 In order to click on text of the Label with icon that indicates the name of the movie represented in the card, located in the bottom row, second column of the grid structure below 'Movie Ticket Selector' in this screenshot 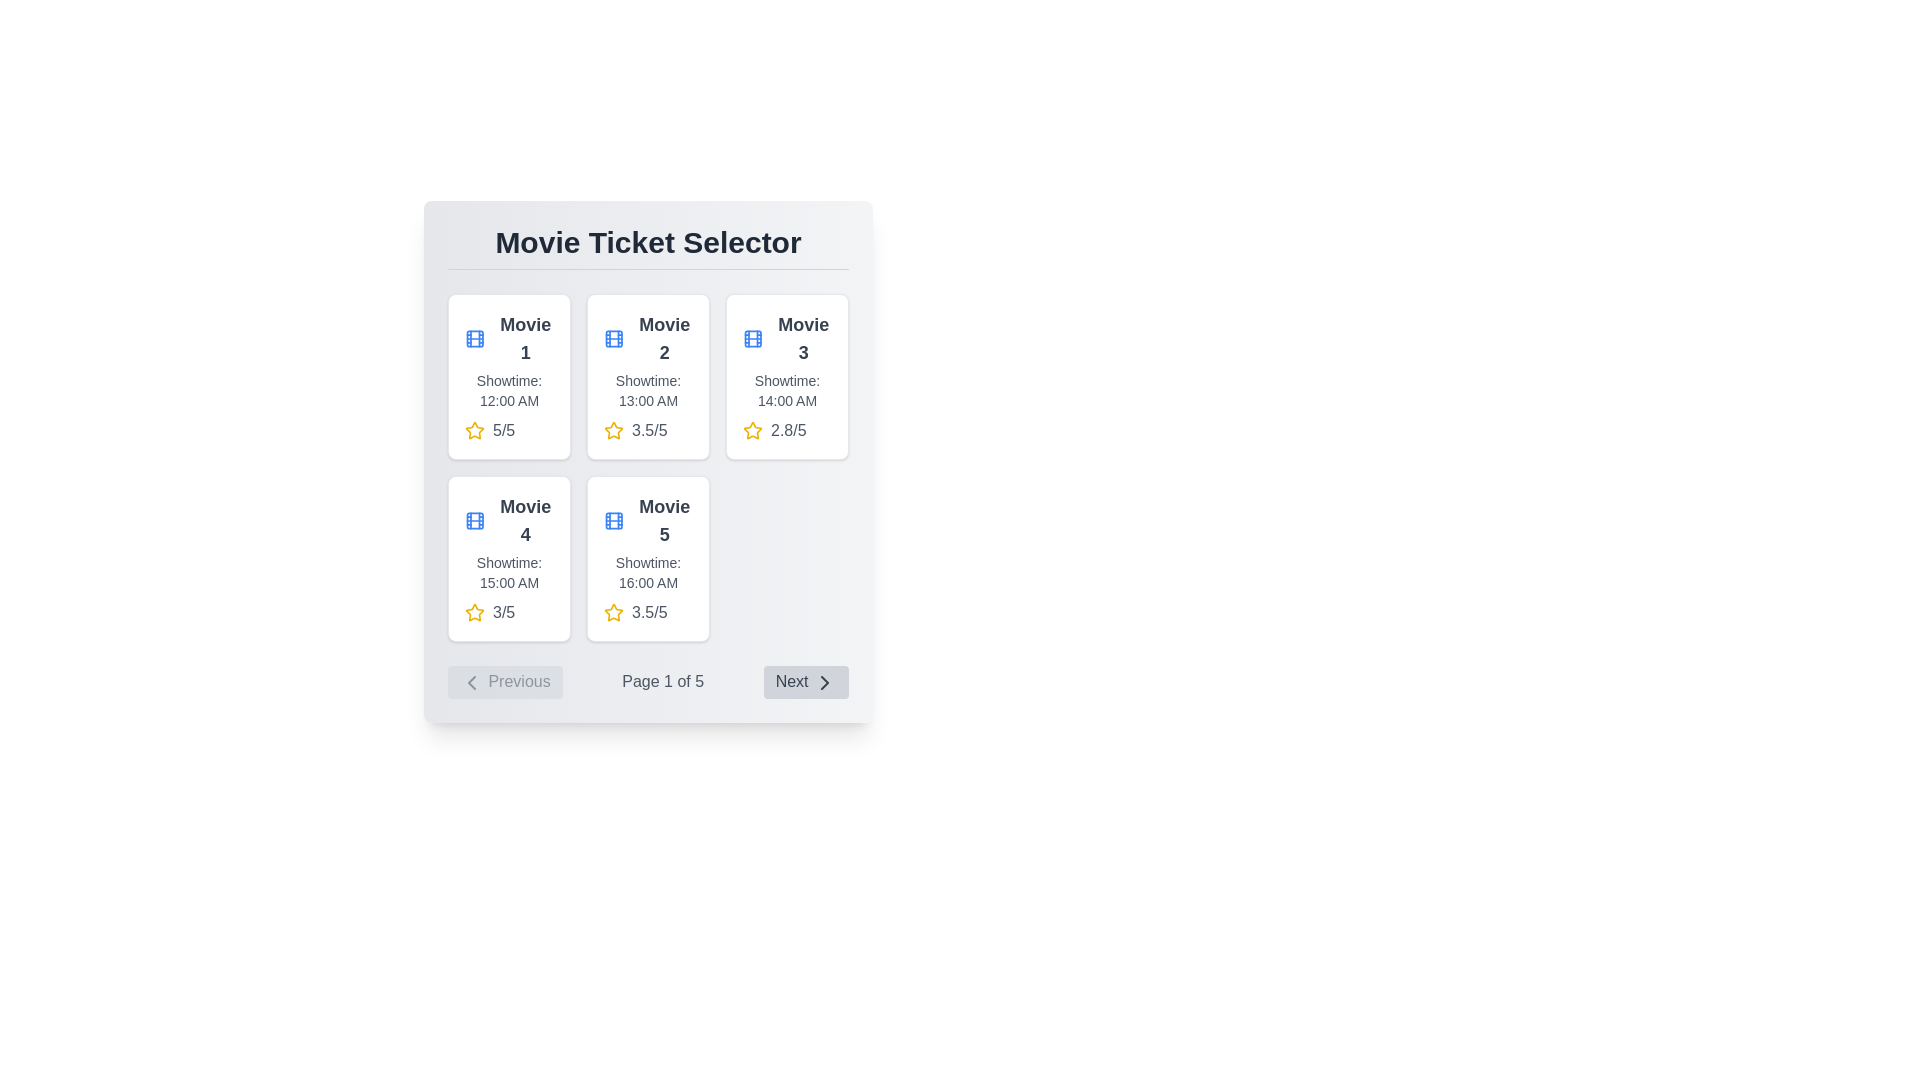, I will do `click(648, 519)`.